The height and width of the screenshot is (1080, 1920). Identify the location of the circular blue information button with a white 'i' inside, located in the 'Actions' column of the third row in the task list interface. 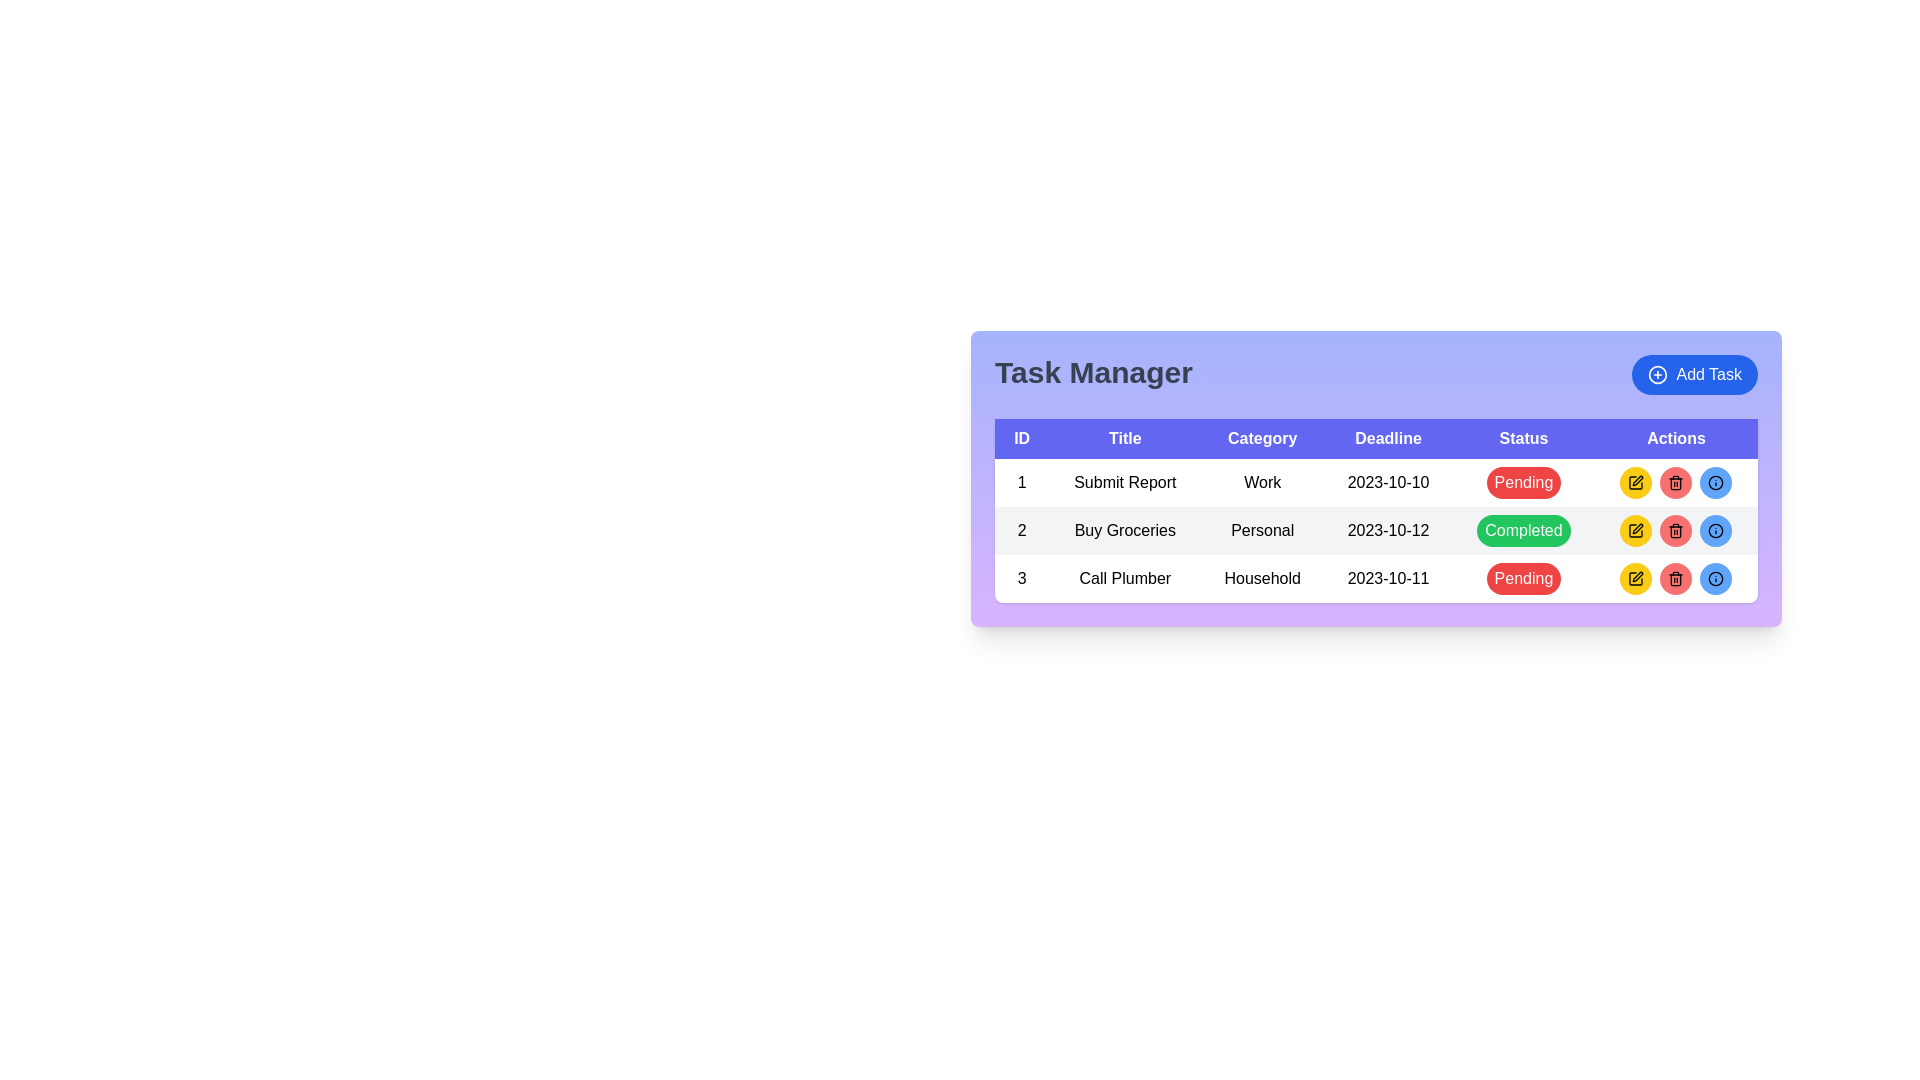
(1715, 578).